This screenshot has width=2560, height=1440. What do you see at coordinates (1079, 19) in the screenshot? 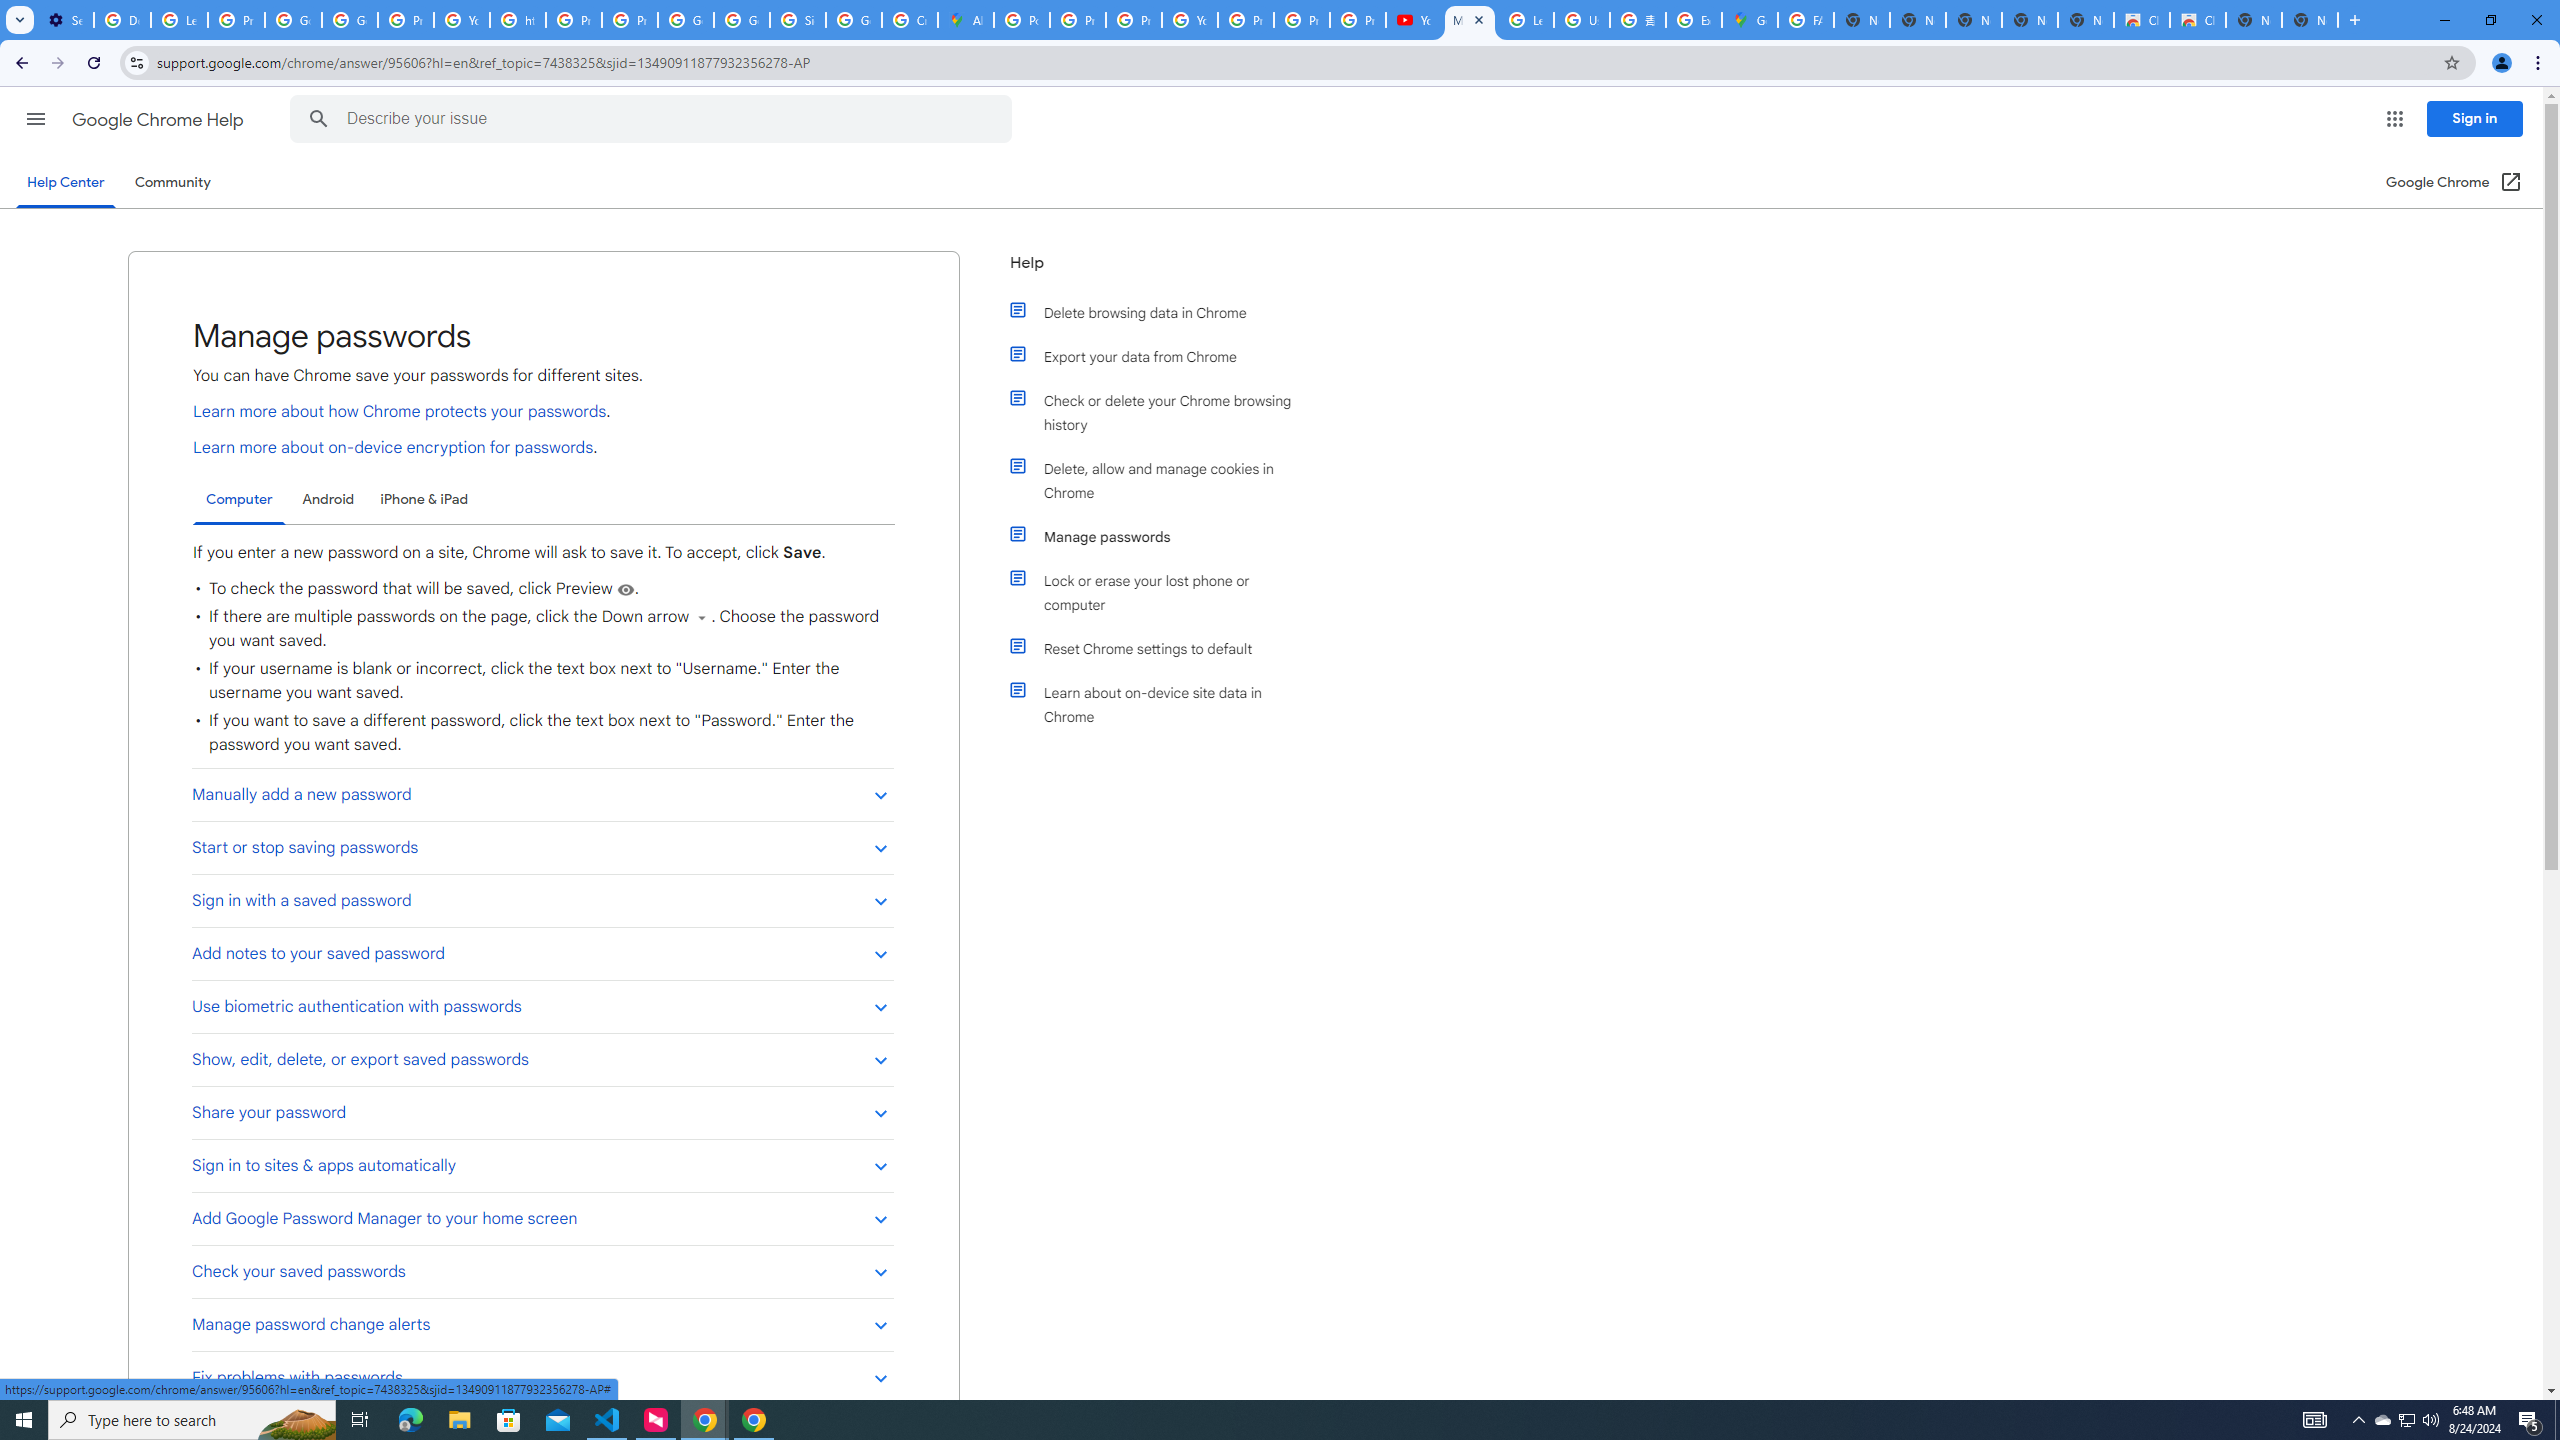
I see `'Privacy Help Center - Policies Help'` at bounding box center [1079, 19].